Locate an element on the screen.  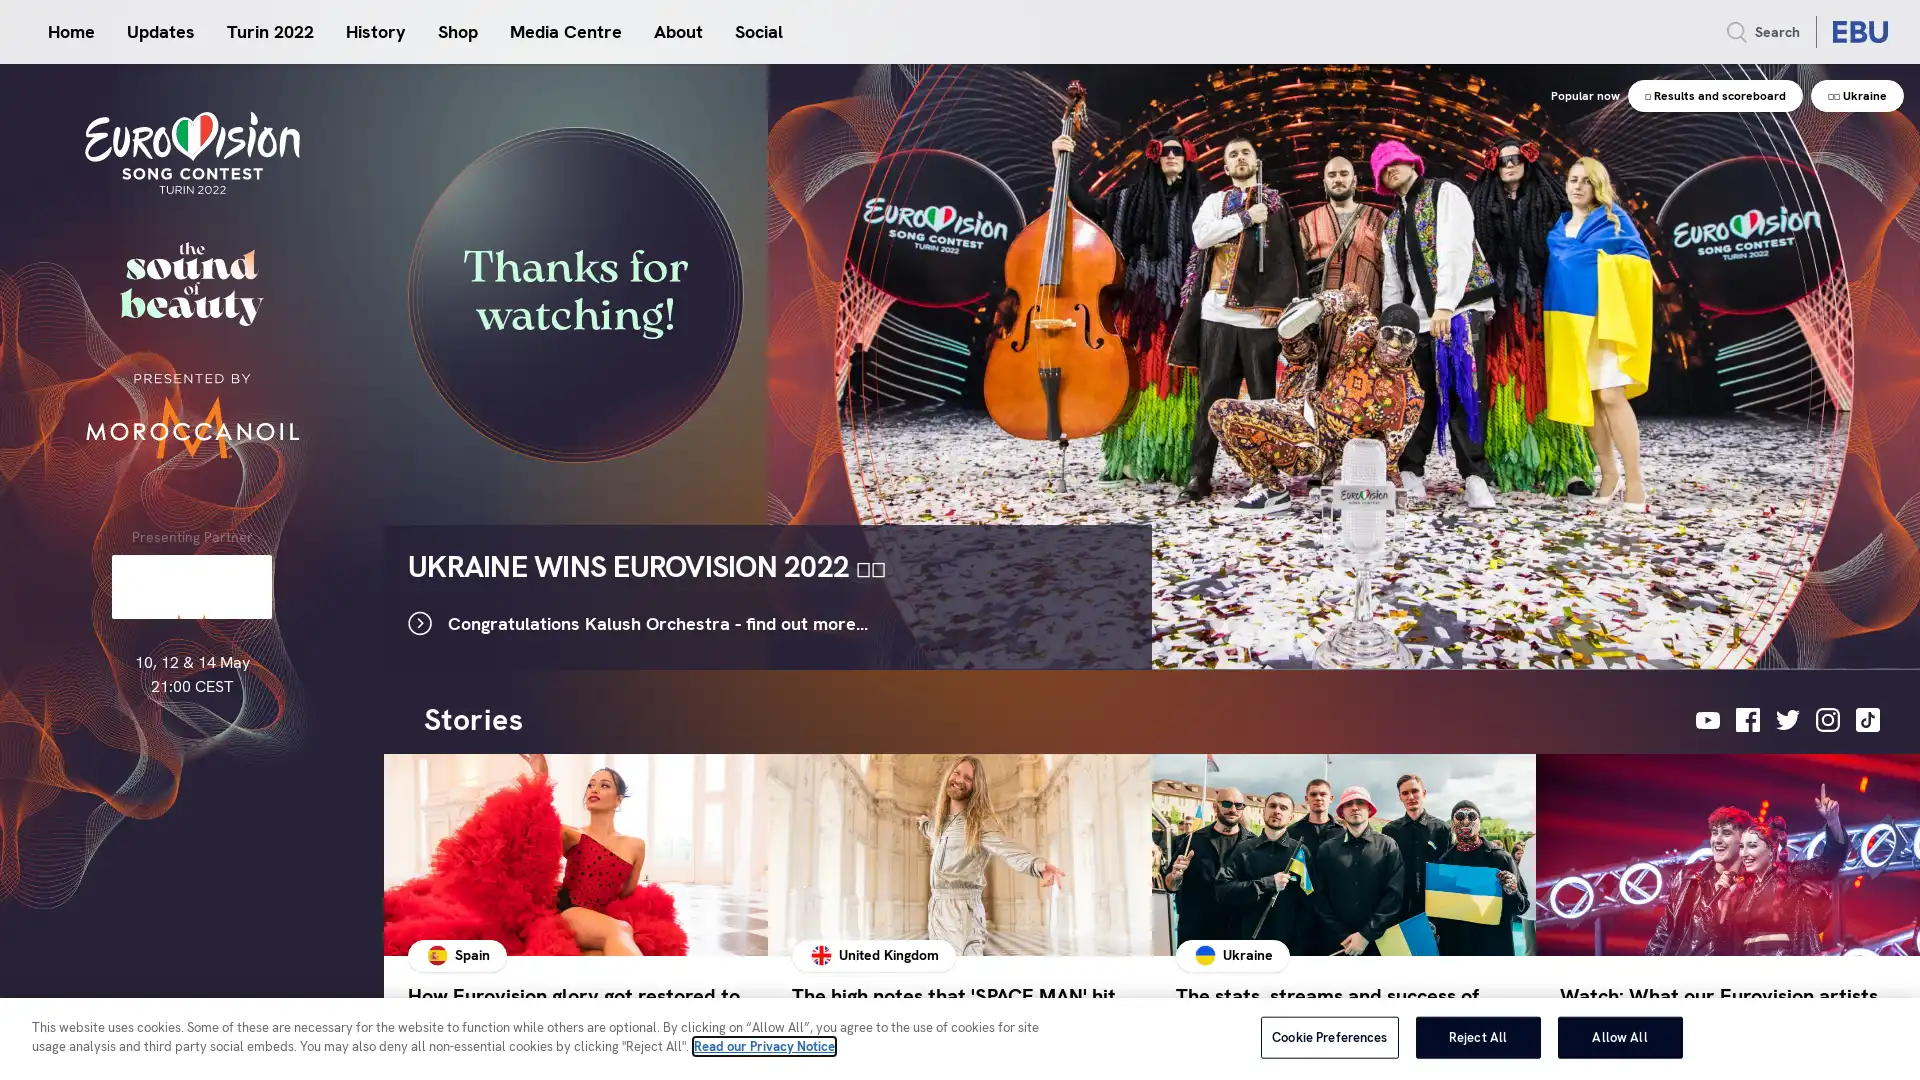
Reject All is located at coordinates (1477, 1036).